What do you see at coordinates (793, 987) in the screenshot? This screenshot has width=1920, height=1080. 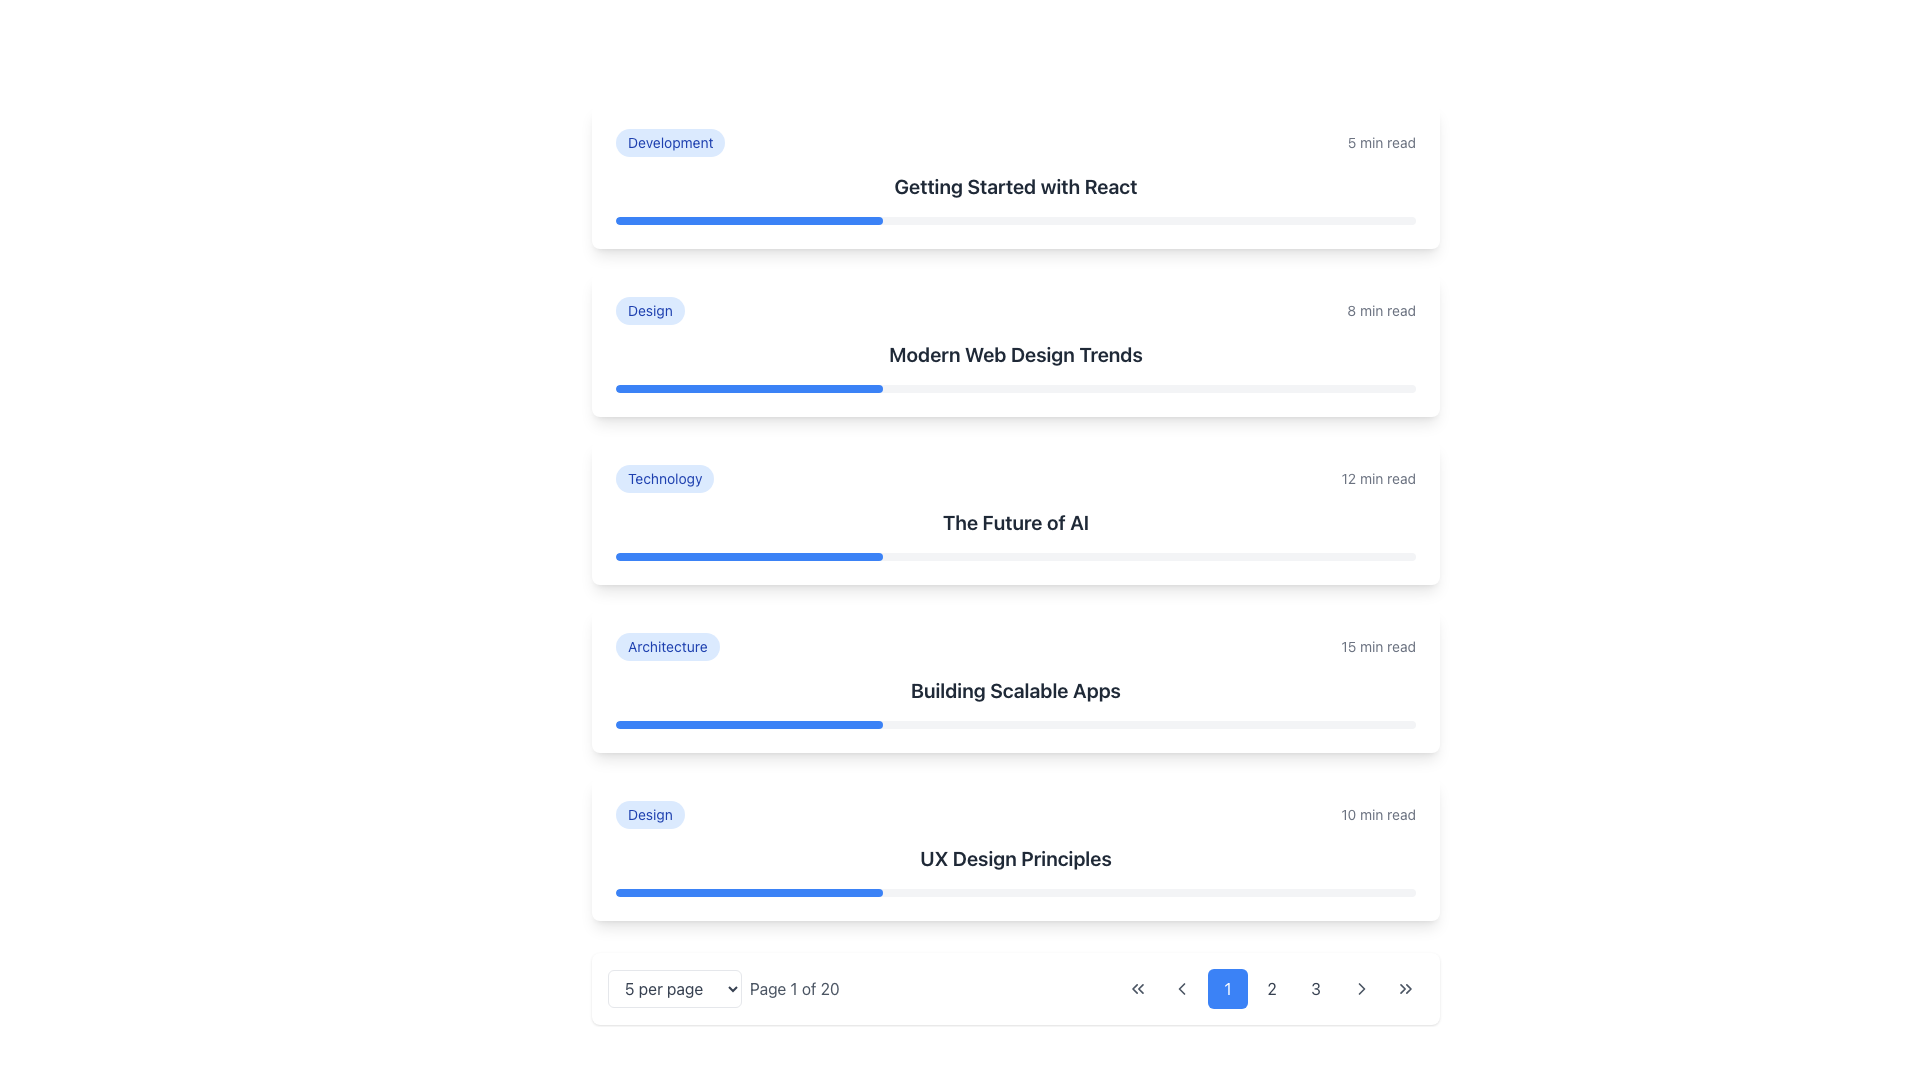 I see `the text label displaying the current page number and total pages, located at the bottom center of the interface, right of the '5 per page' dropdown and left of the navigation arrows` at bounding box center [793, 987].